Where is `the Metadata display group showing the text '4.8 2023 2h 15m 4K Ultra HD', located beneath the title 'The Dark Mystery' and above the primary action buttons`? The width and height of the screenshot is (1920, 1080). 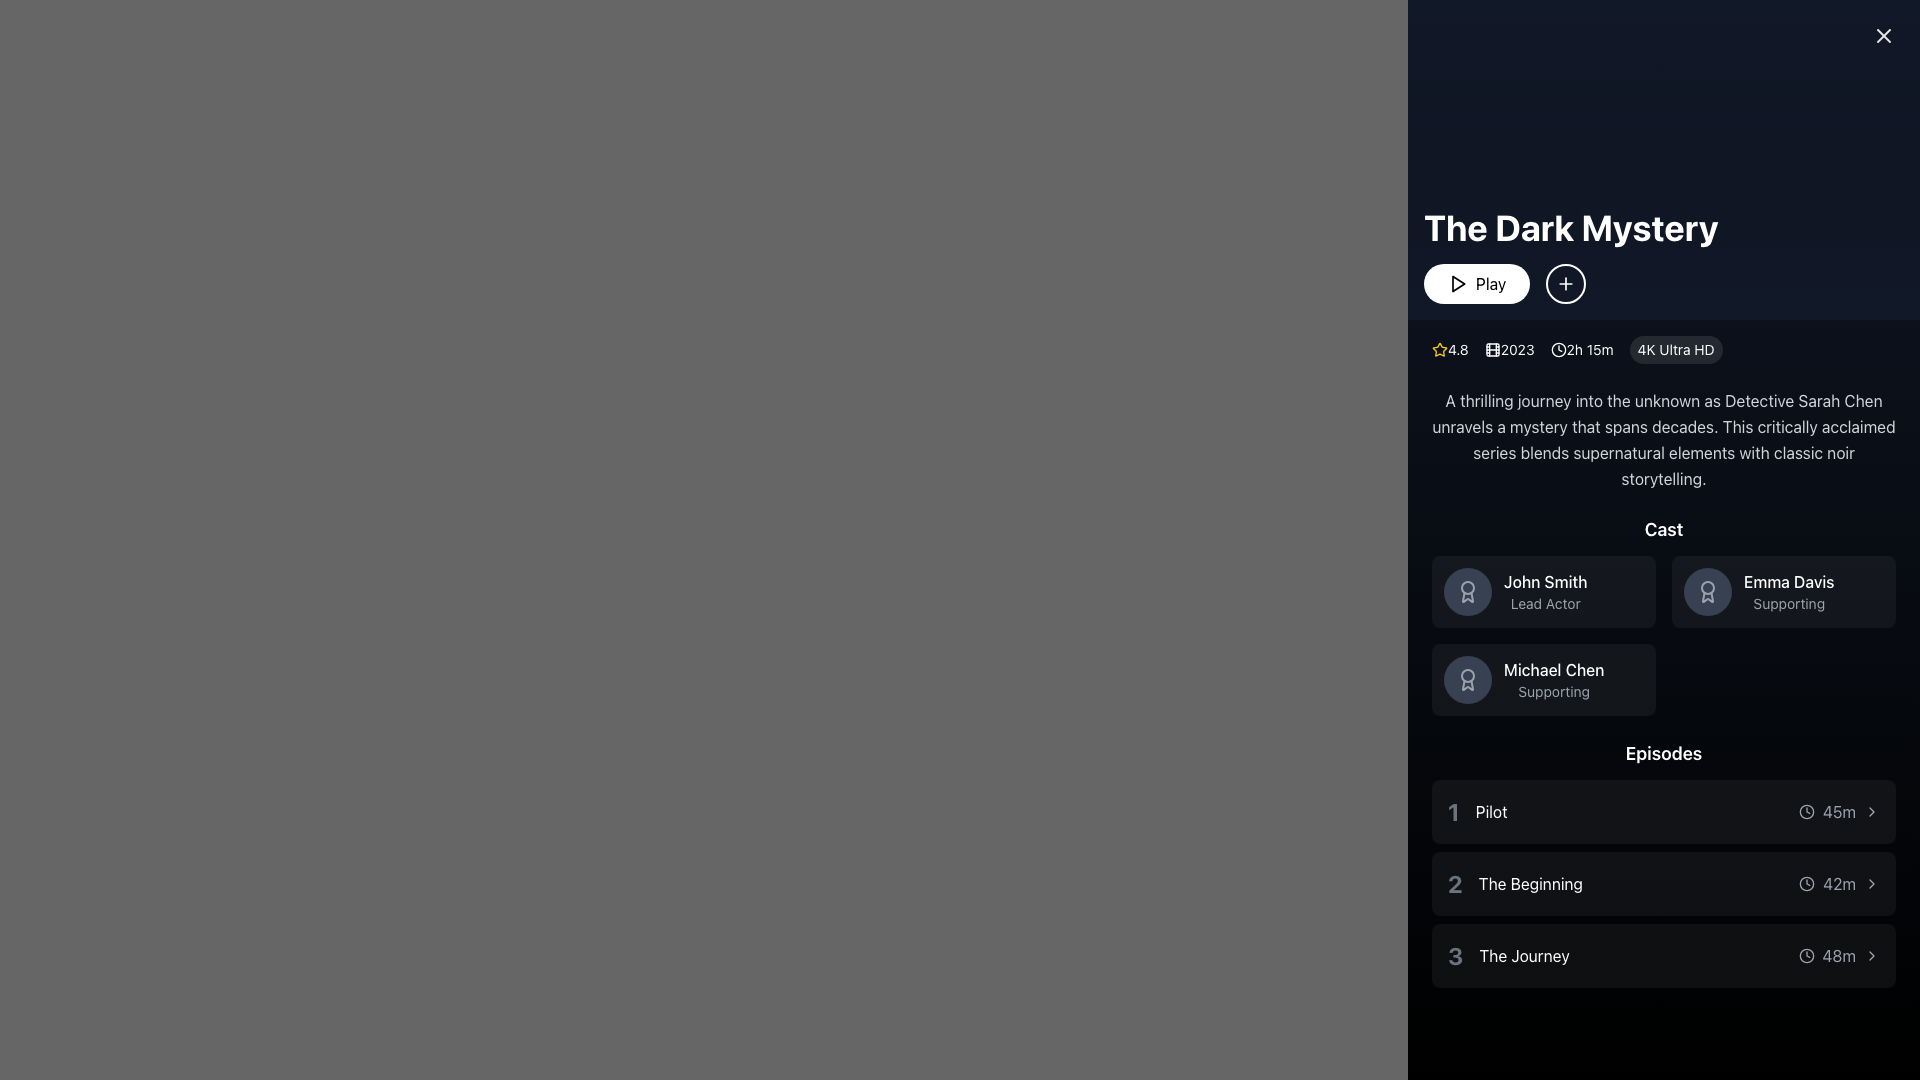
the Metadata display group showing the text '4.8 2023 2h 15m 4K Ultra HD', located beneath the title 'The Dark Mystery' and above the primary action buttons is located at coordinates (1664, 349).